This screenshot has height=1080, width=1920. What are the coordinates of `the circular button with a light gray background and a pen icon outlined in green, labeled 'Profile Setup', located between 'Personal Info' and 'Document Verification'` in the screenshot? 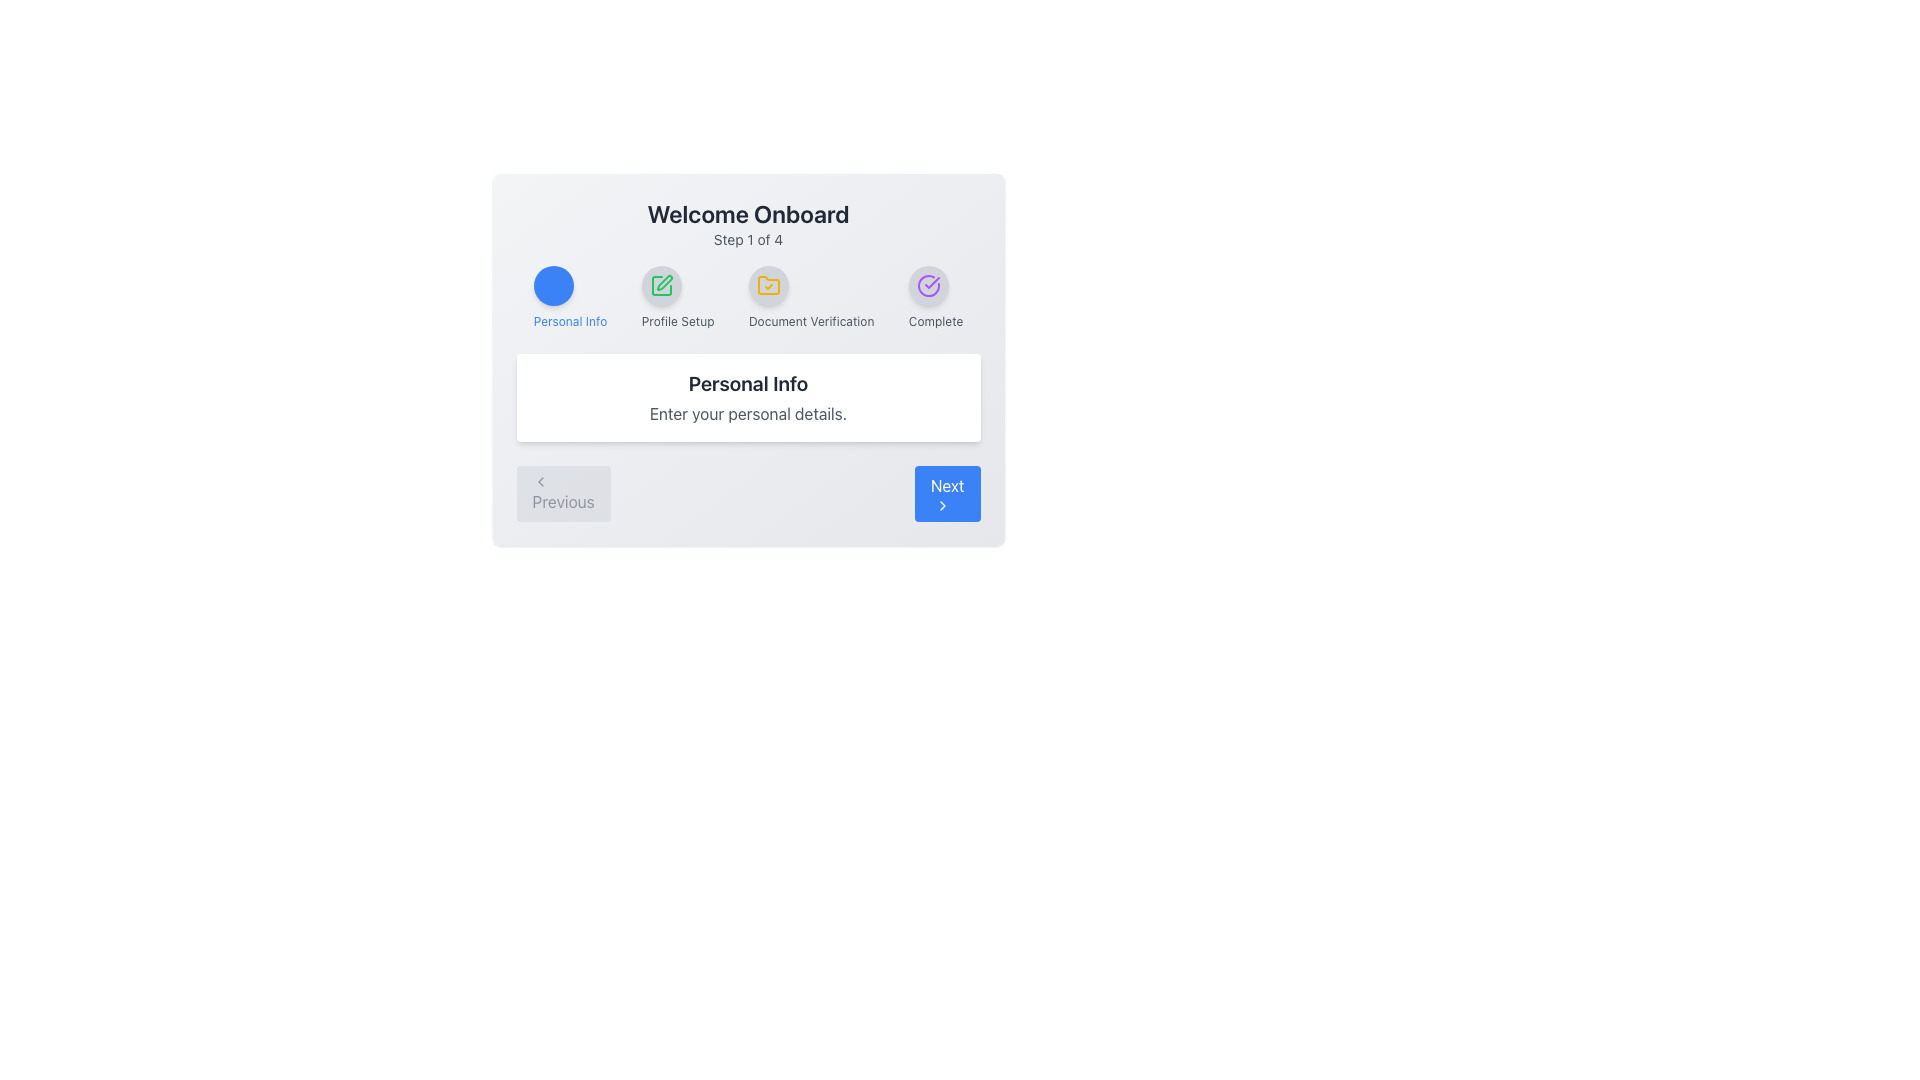 It's located at (661, 285).